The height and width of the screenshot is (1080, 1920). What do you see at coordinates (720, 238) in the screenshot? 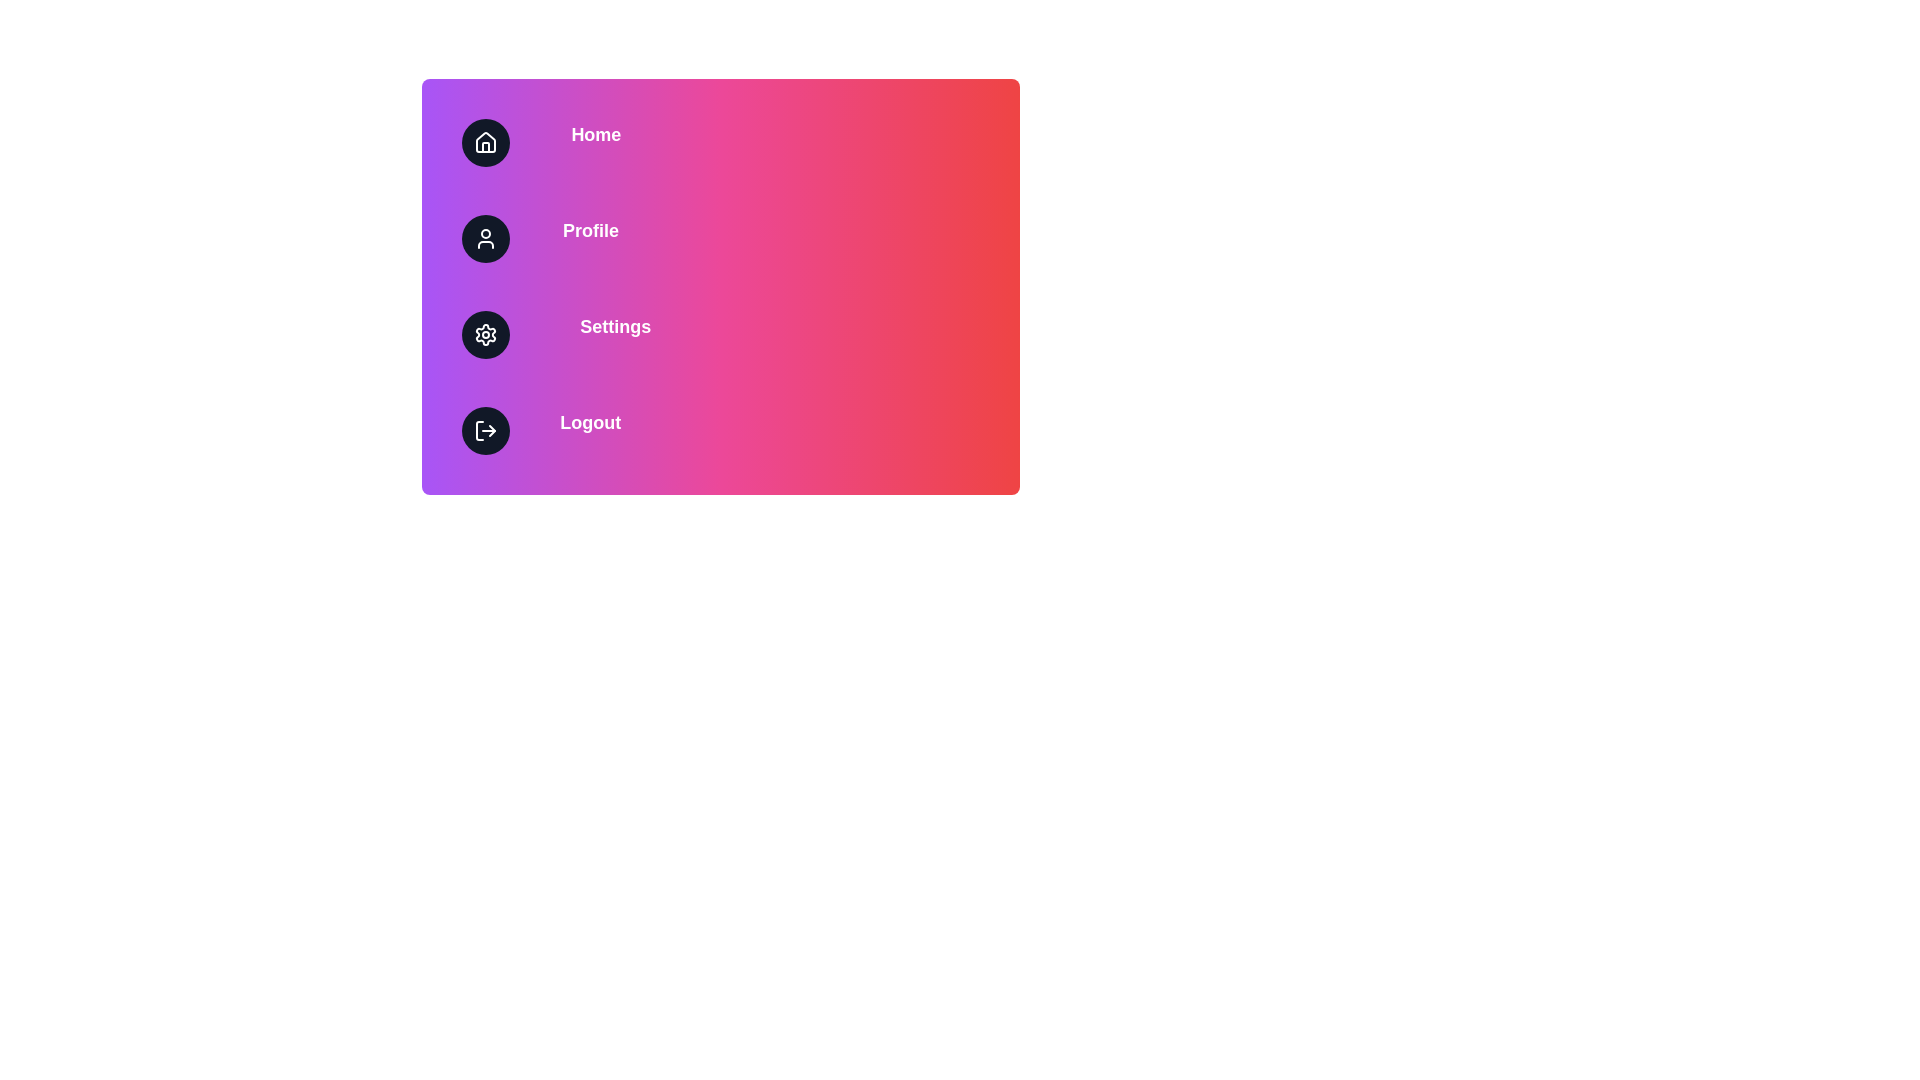
I see `the menu item labeled Profile to perform its associated action` at bounding box center [720, 238].